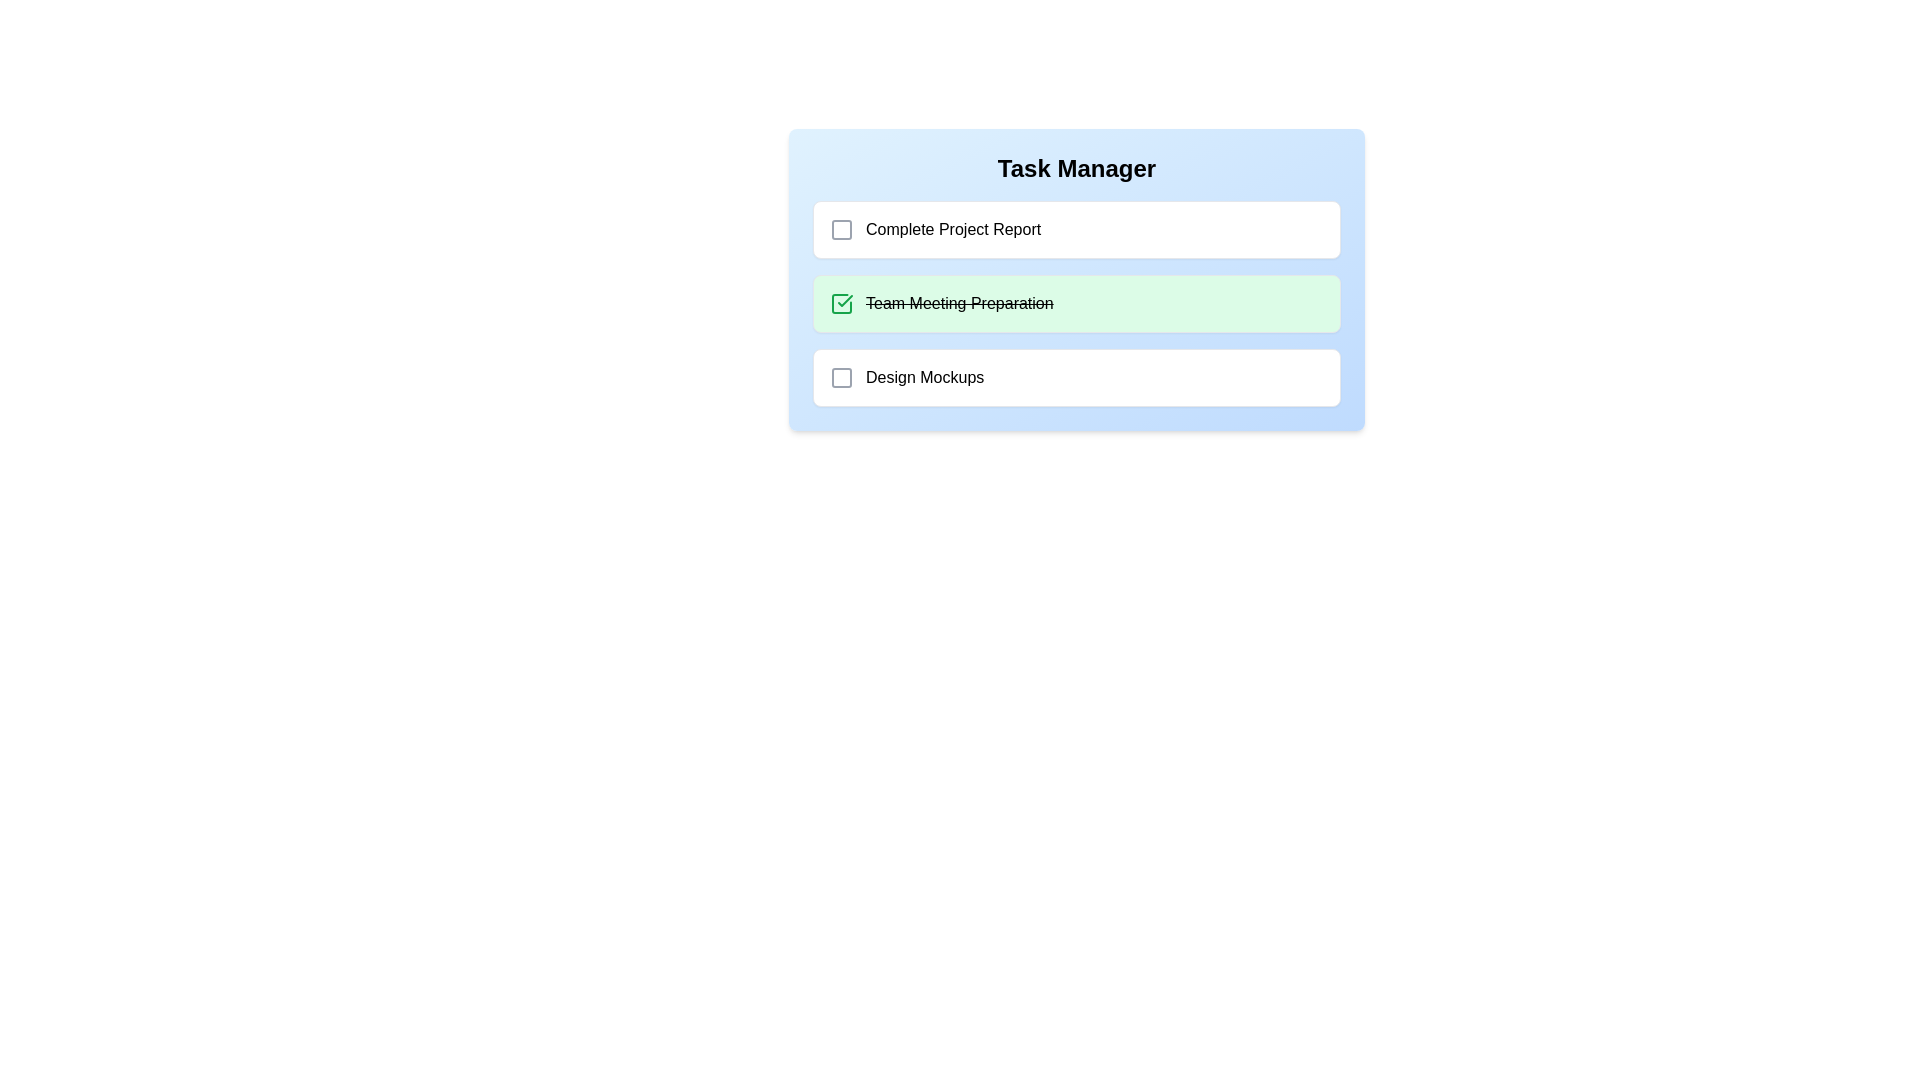 This screenshot has height=1080, width=1920. Describe the element at coordinates (841, 304) in the screenshot. I see `the outline shape of the checkbox indicating a checked state next to the task 'Team Meeting Preparation'` at that location.